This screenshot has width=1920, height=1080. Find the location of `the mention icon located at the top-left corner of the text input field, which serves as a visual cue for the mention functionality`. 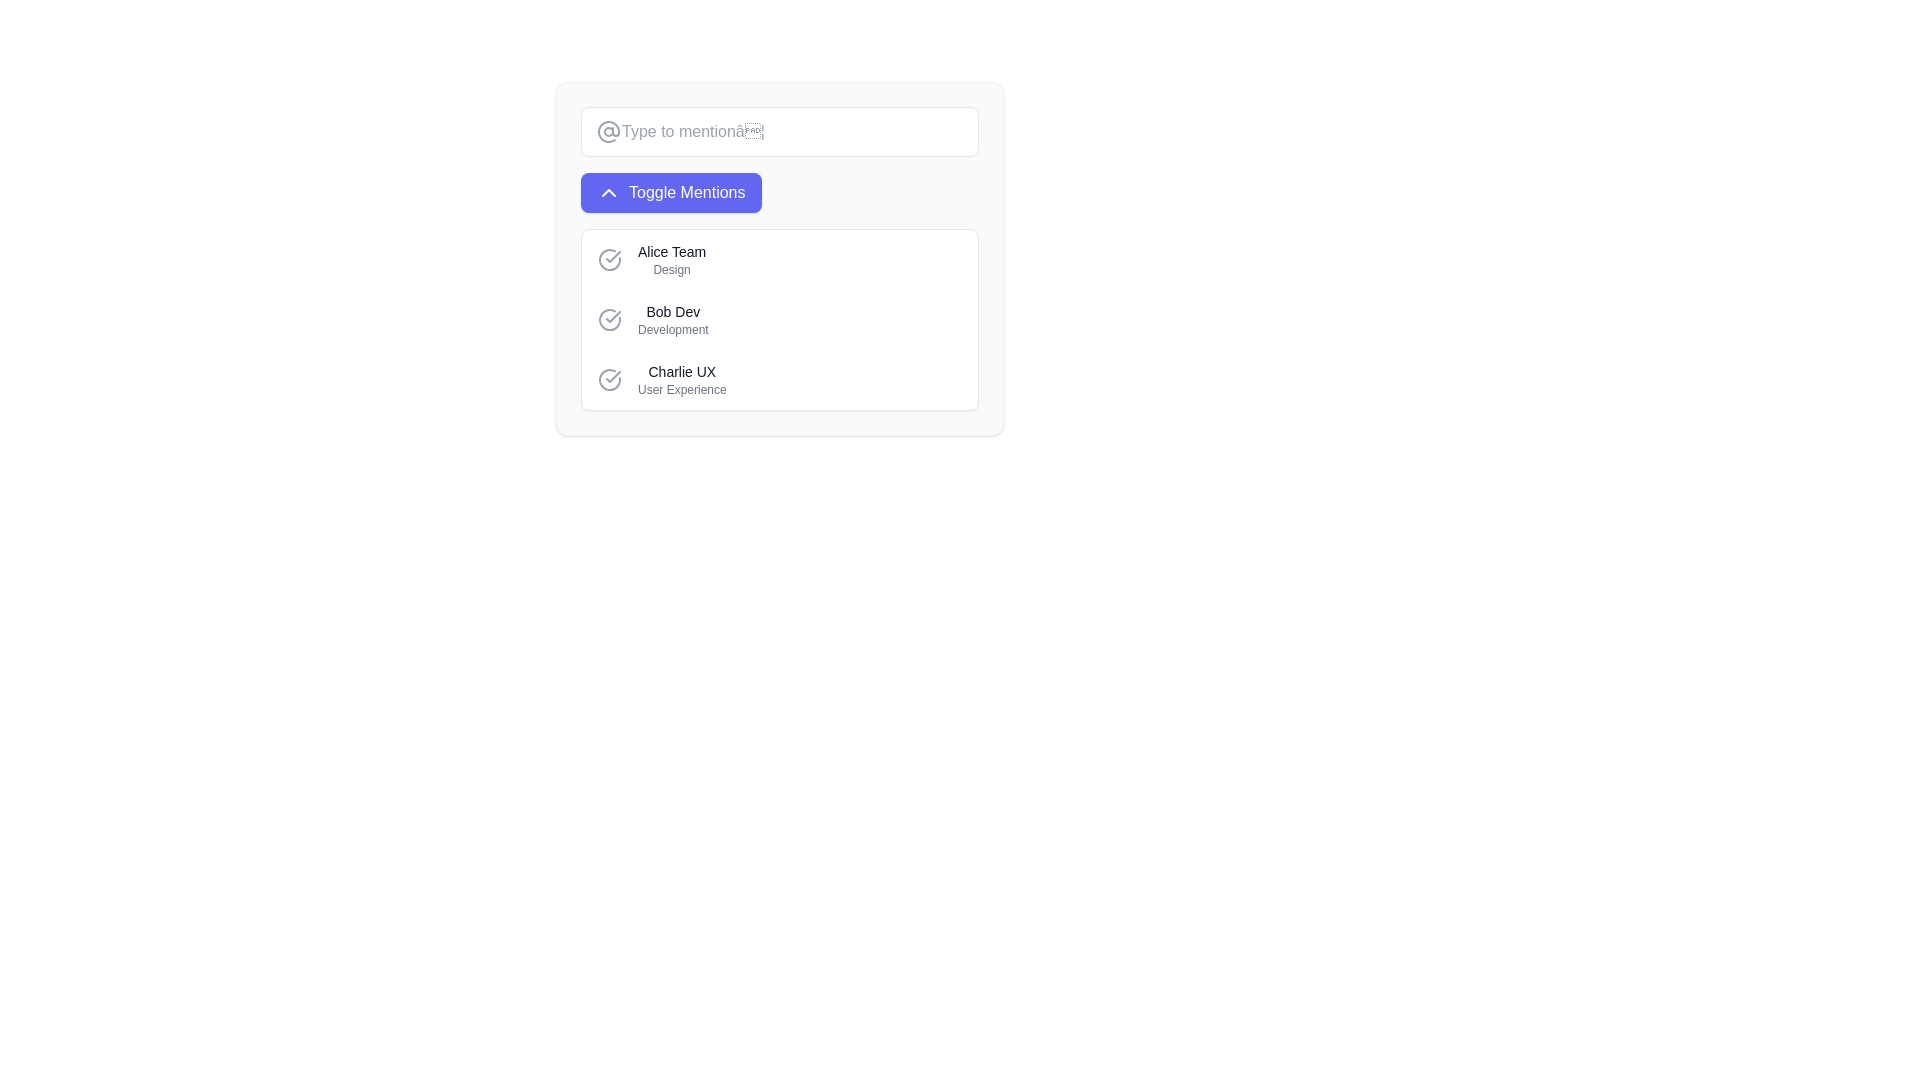

the mention icon located at the top-left corner of the text input field, which serves as a visual cue for the mention functionality is located at coordinates (608, 131).